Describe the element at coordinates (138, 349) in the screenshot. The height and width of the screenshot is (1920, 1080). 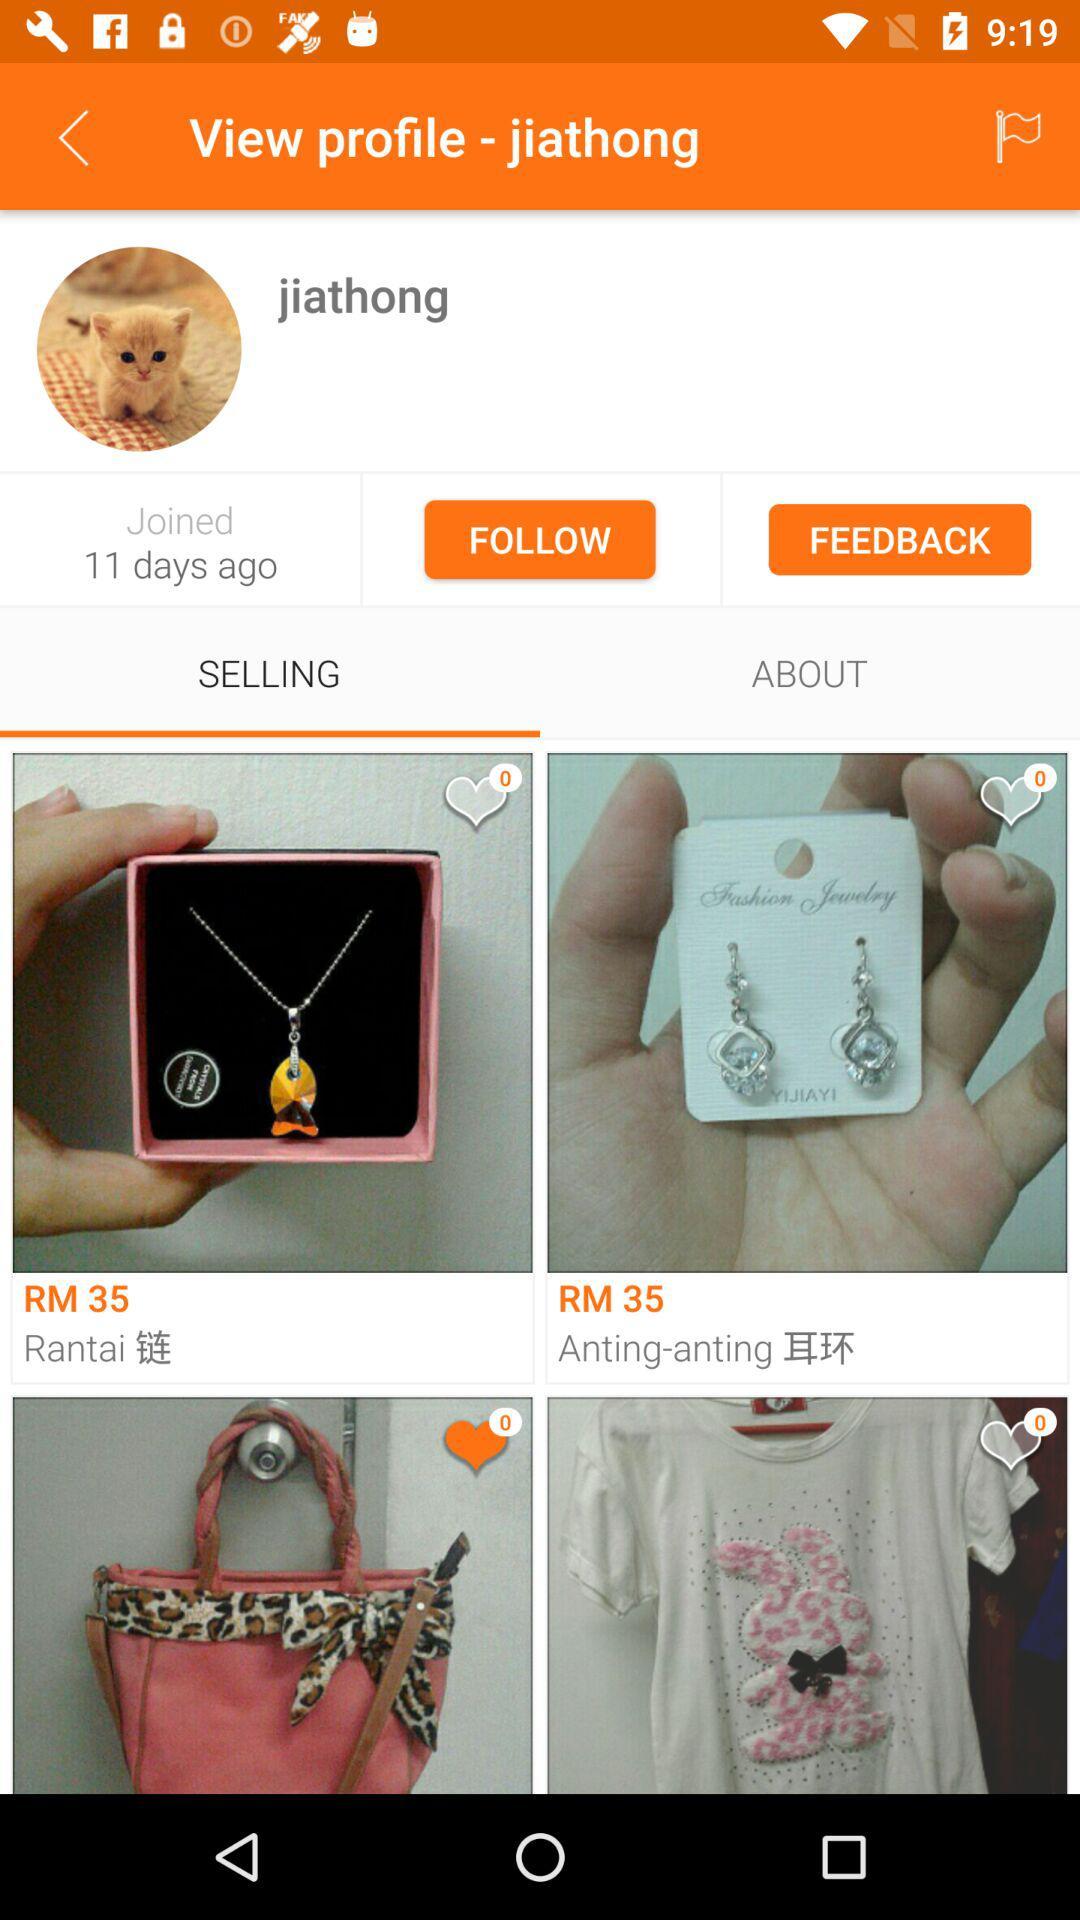
I see `item to the left of the jiathong` at that location.